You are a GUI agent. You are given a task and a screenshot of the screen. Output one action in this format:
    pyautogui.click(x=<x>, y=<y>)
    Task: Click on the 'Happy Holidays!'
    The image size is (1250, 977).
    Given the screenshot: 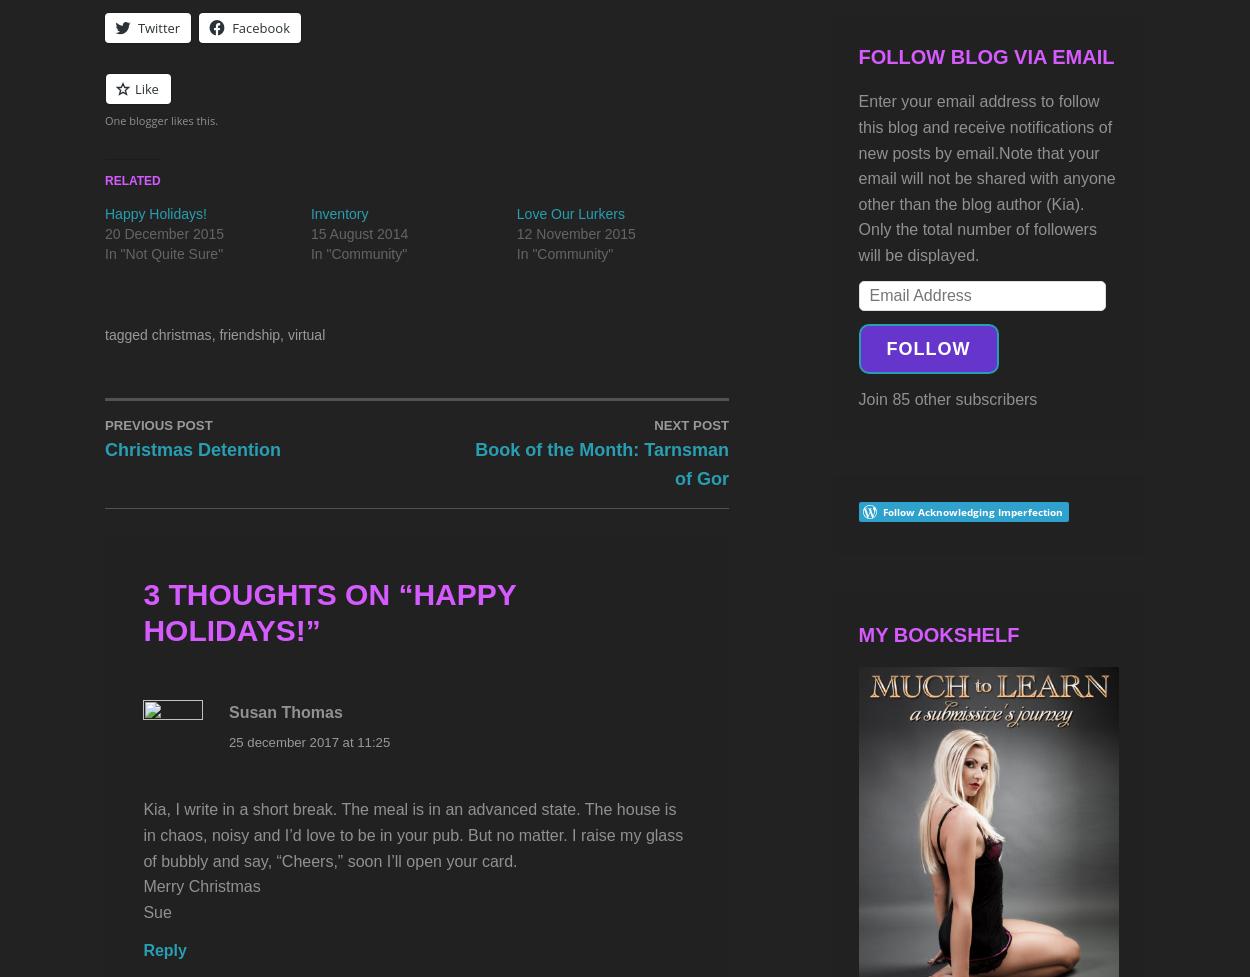 What is the action you would take?
    pyautogui.click(x=328, y=610)
    